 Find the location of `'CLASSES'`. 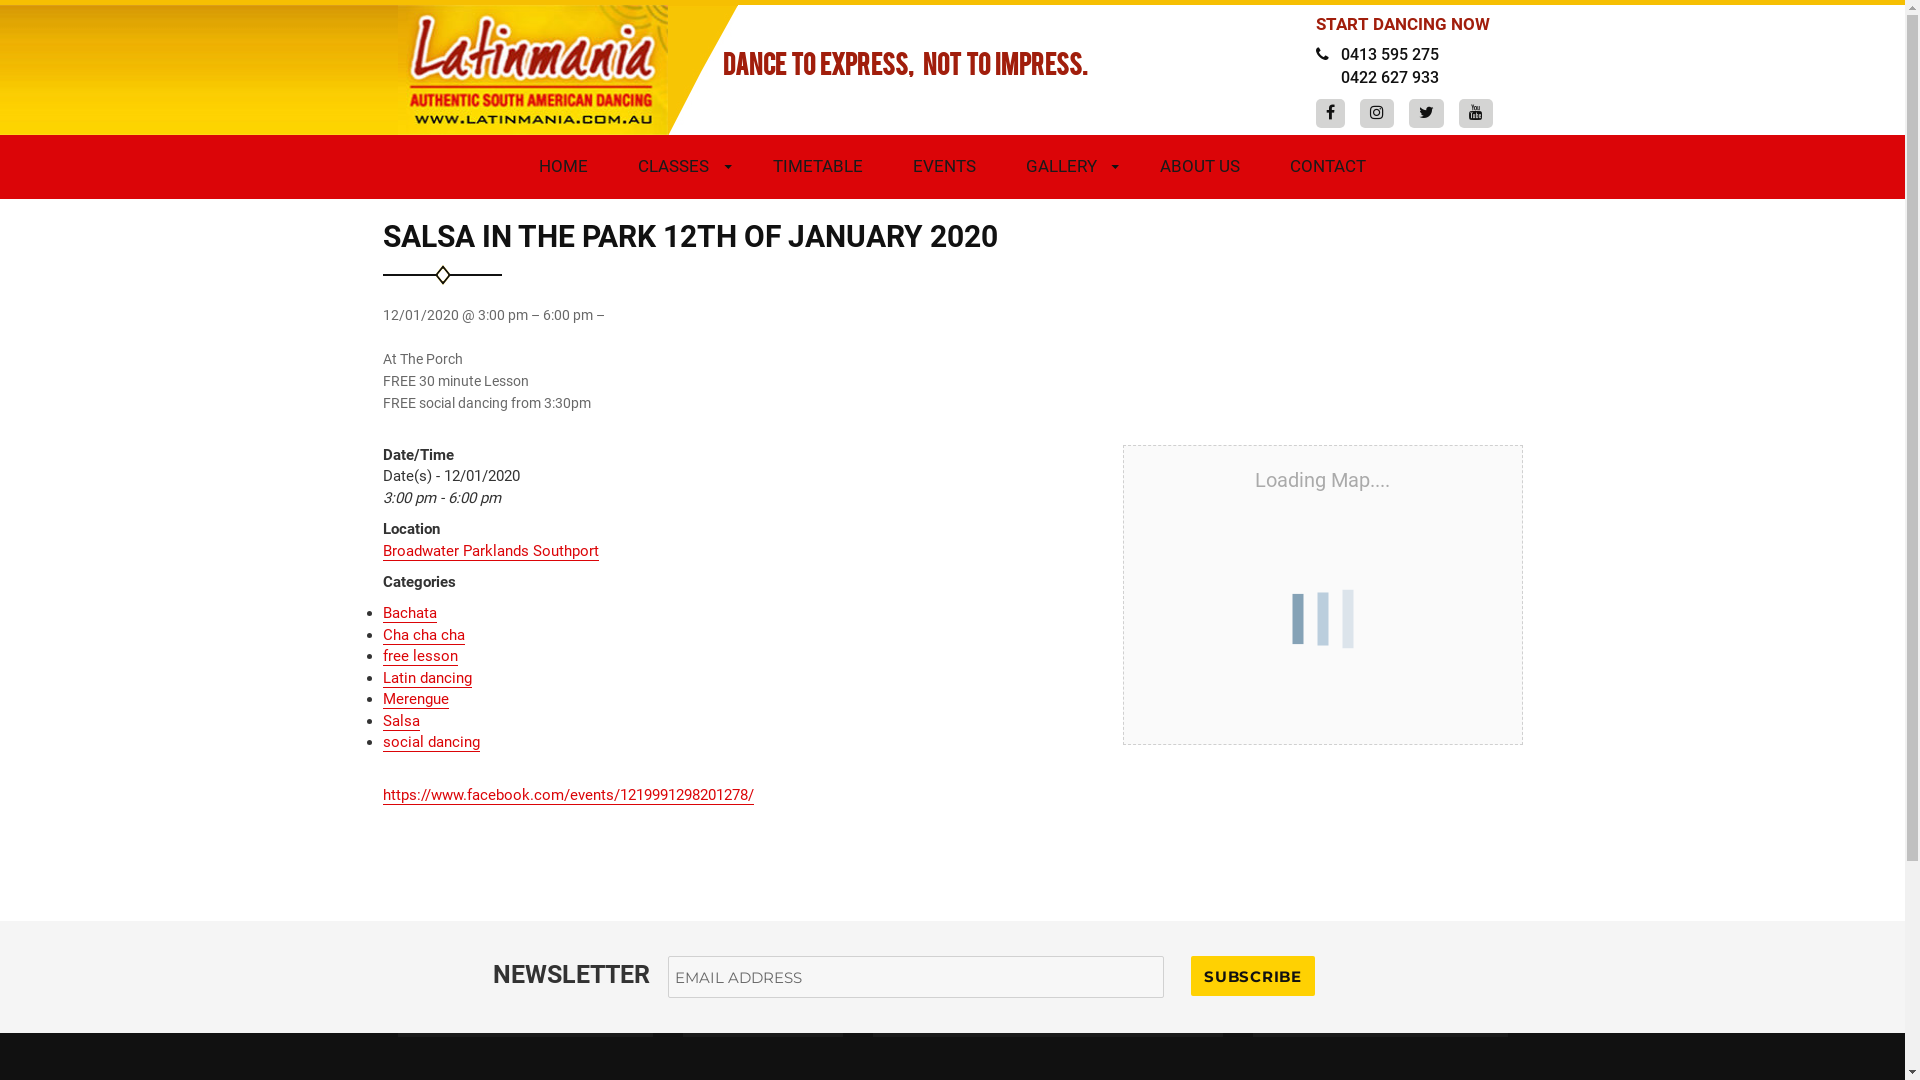

'CLASSES' is located at coordinates (612, 164).